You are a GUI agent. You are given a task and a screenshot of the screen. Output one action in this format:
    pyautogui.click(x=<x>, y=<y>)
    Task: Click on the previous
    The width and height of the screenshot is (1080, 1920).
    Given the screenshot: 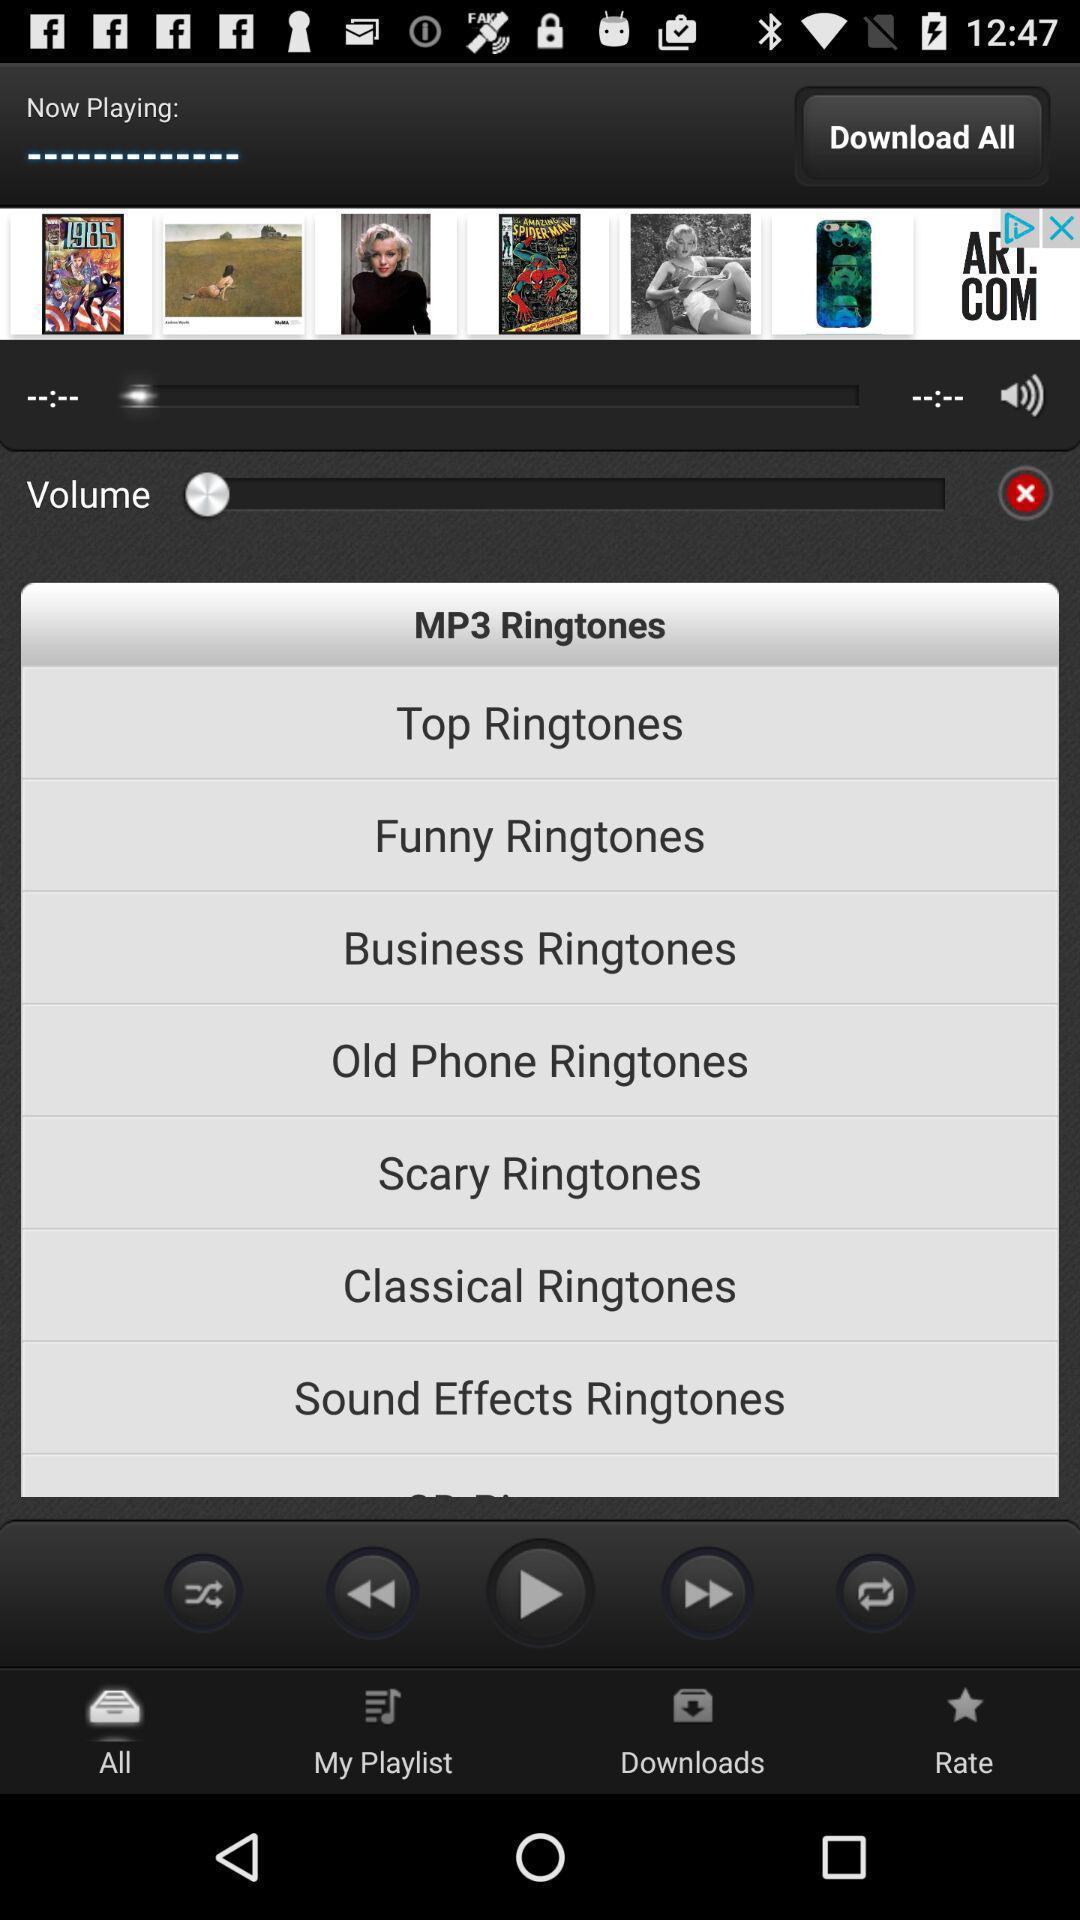 What is the action you would take?
    pyautogui.click(x=371, y=1591)
    